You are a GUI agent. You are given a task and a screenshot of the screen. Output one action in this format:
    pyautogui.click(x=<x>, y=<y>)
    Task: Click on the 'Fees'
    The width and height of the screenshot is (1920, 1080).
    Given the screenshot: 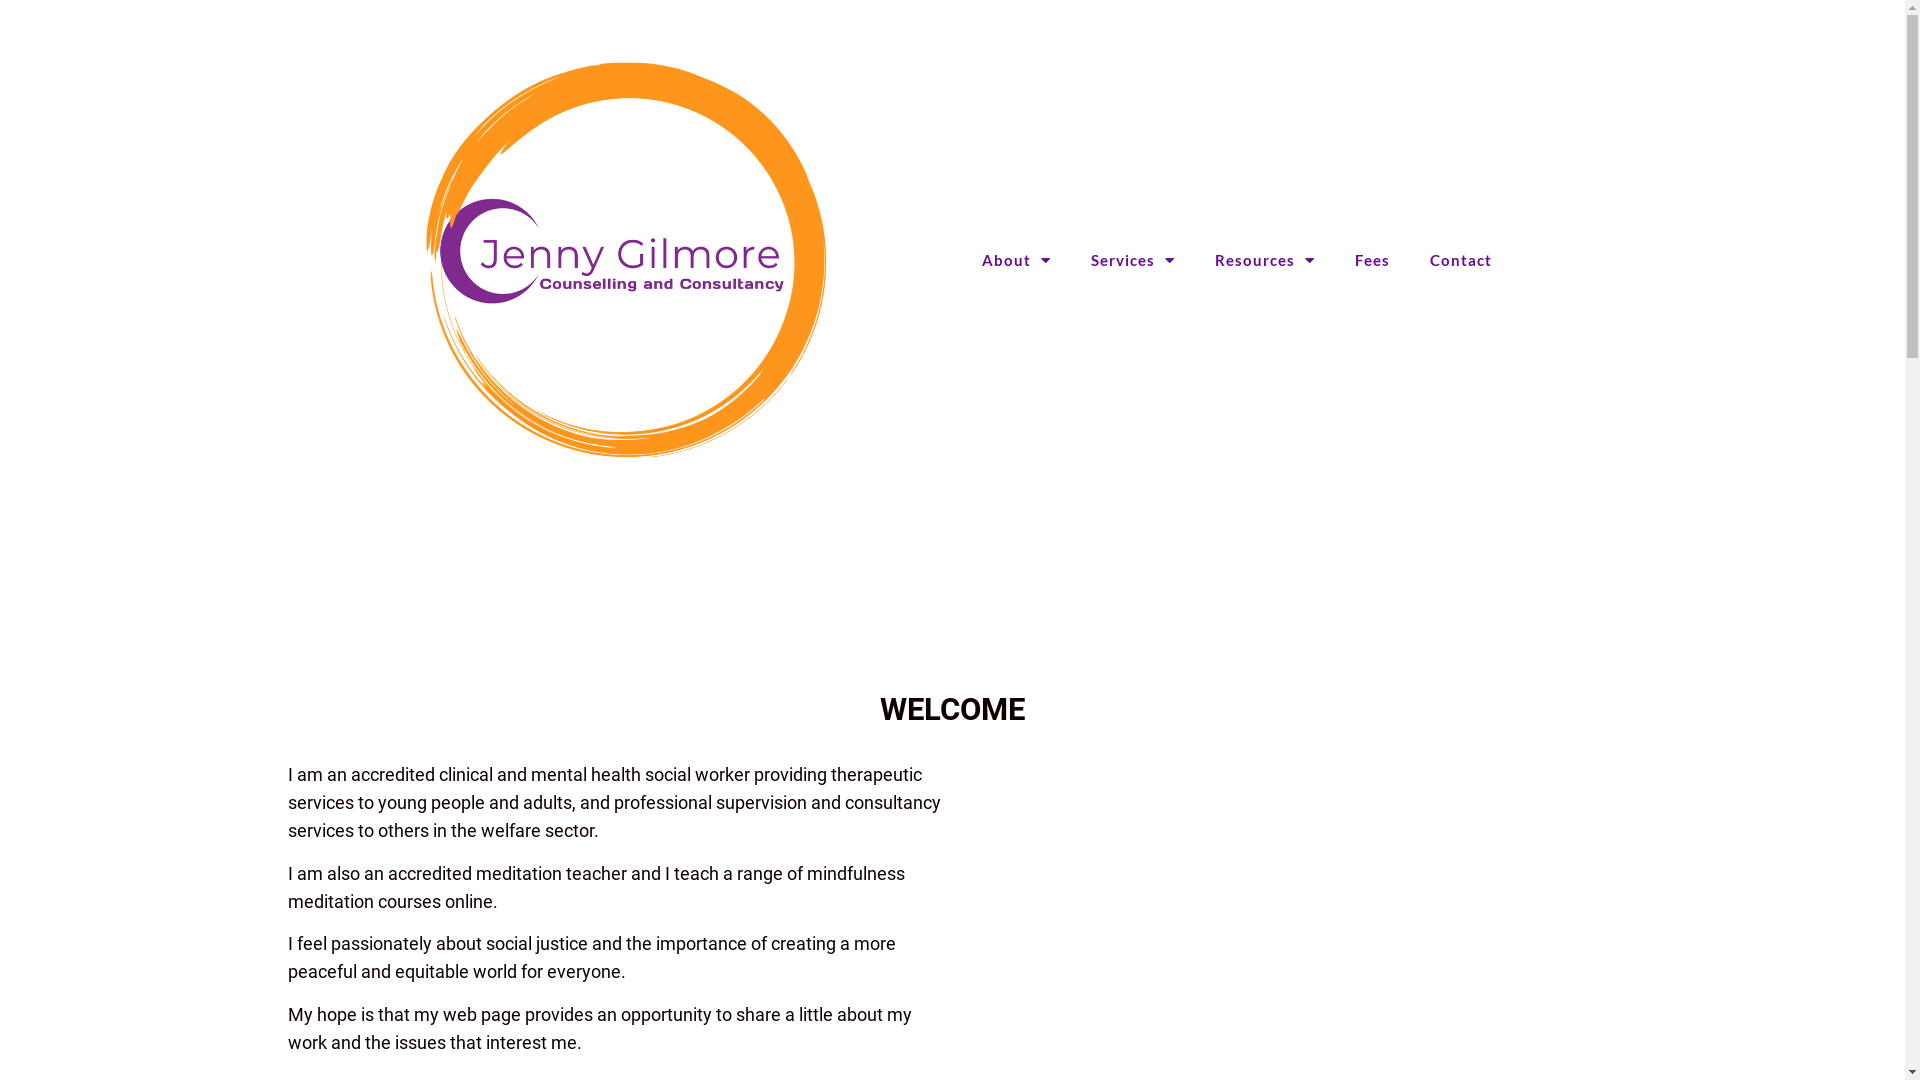 What is the action you would take?
    pyautogui.click(x=1371, y=258)
    